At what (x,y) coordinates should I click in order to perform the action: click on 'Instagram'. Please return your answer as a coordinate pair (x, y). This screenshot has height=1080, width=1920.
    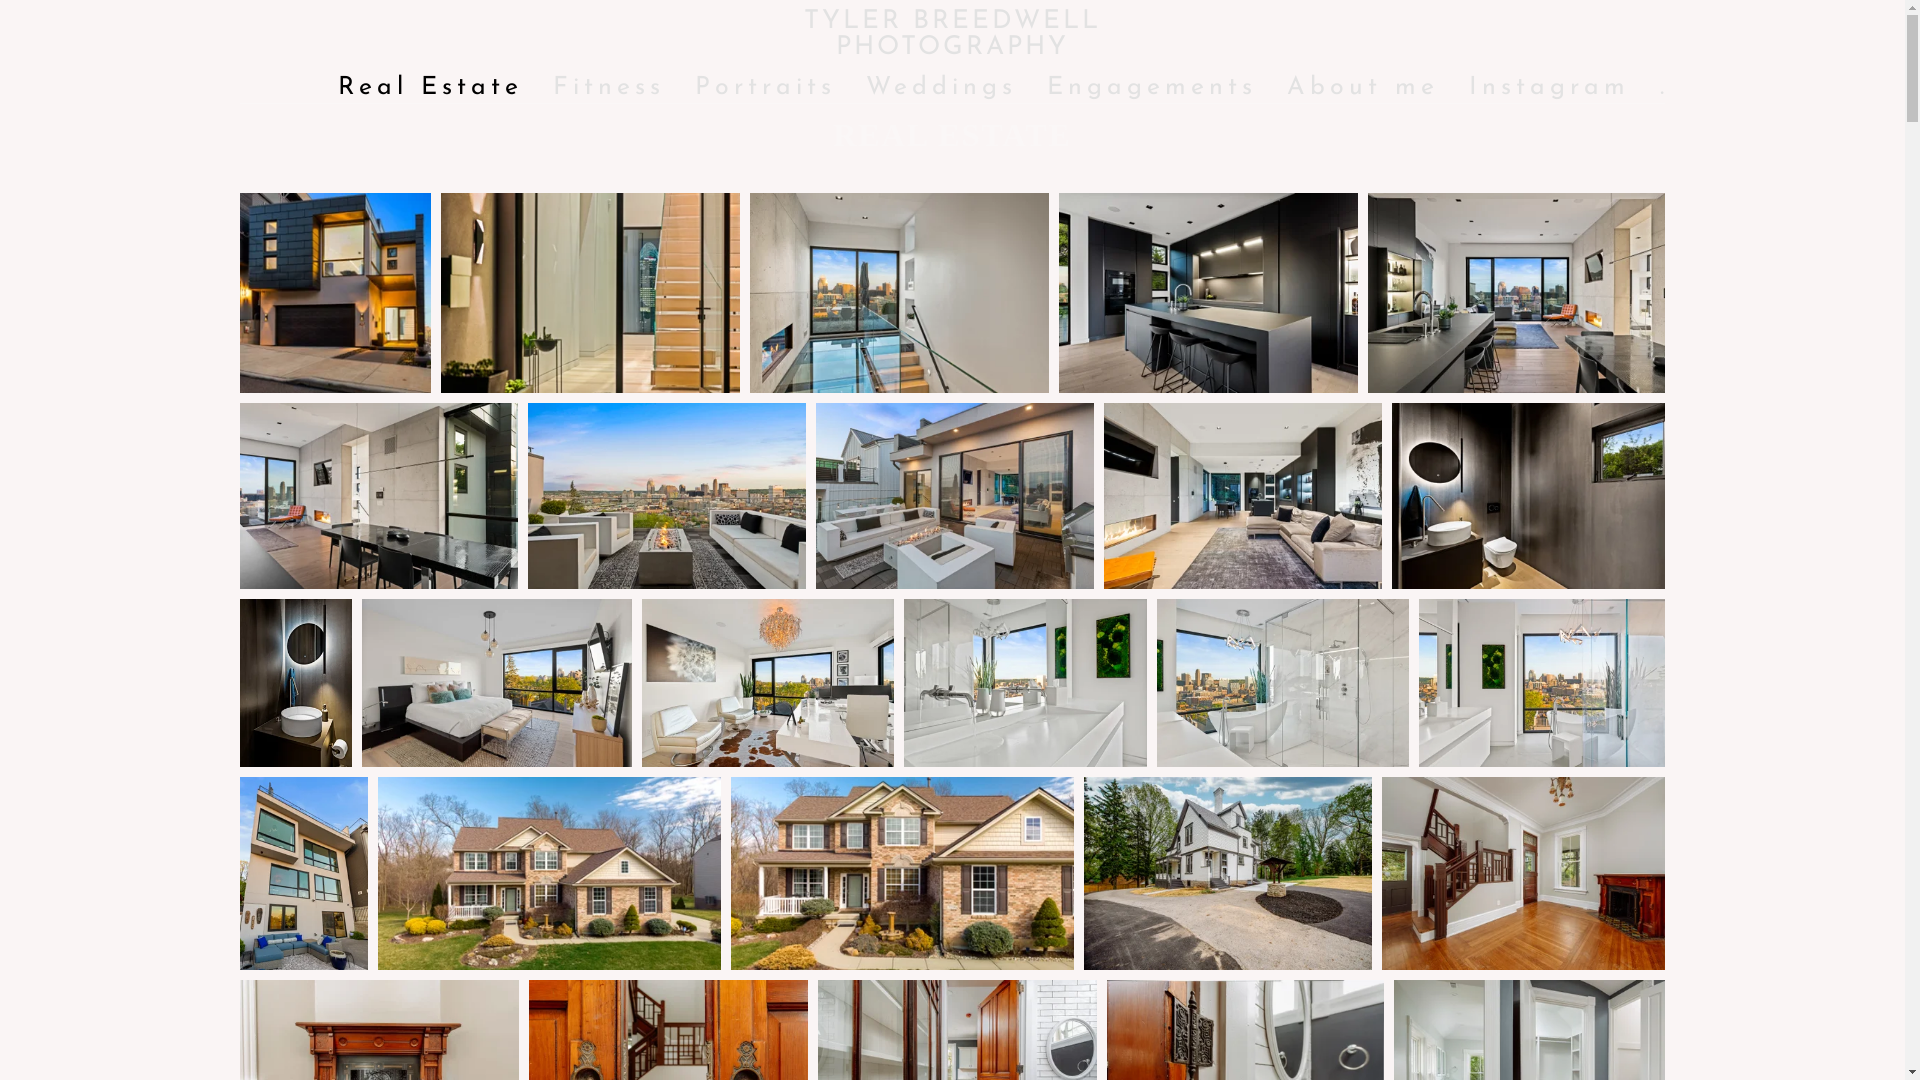
    Looking at the image, I should click on (1454, 86).